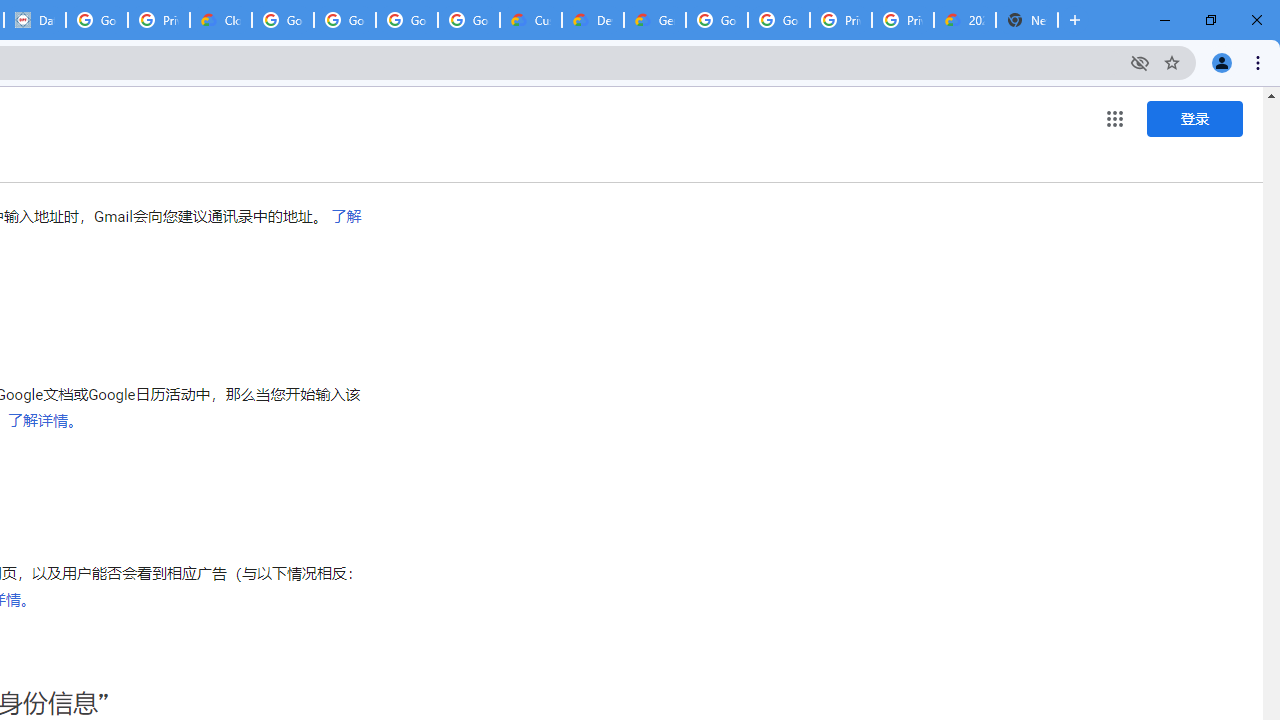 The image size is (1280, 720). Describe the element at coordinates (406, 20) in the screenshot. I see `'Google Workspace - Specific Terms'` at that location.